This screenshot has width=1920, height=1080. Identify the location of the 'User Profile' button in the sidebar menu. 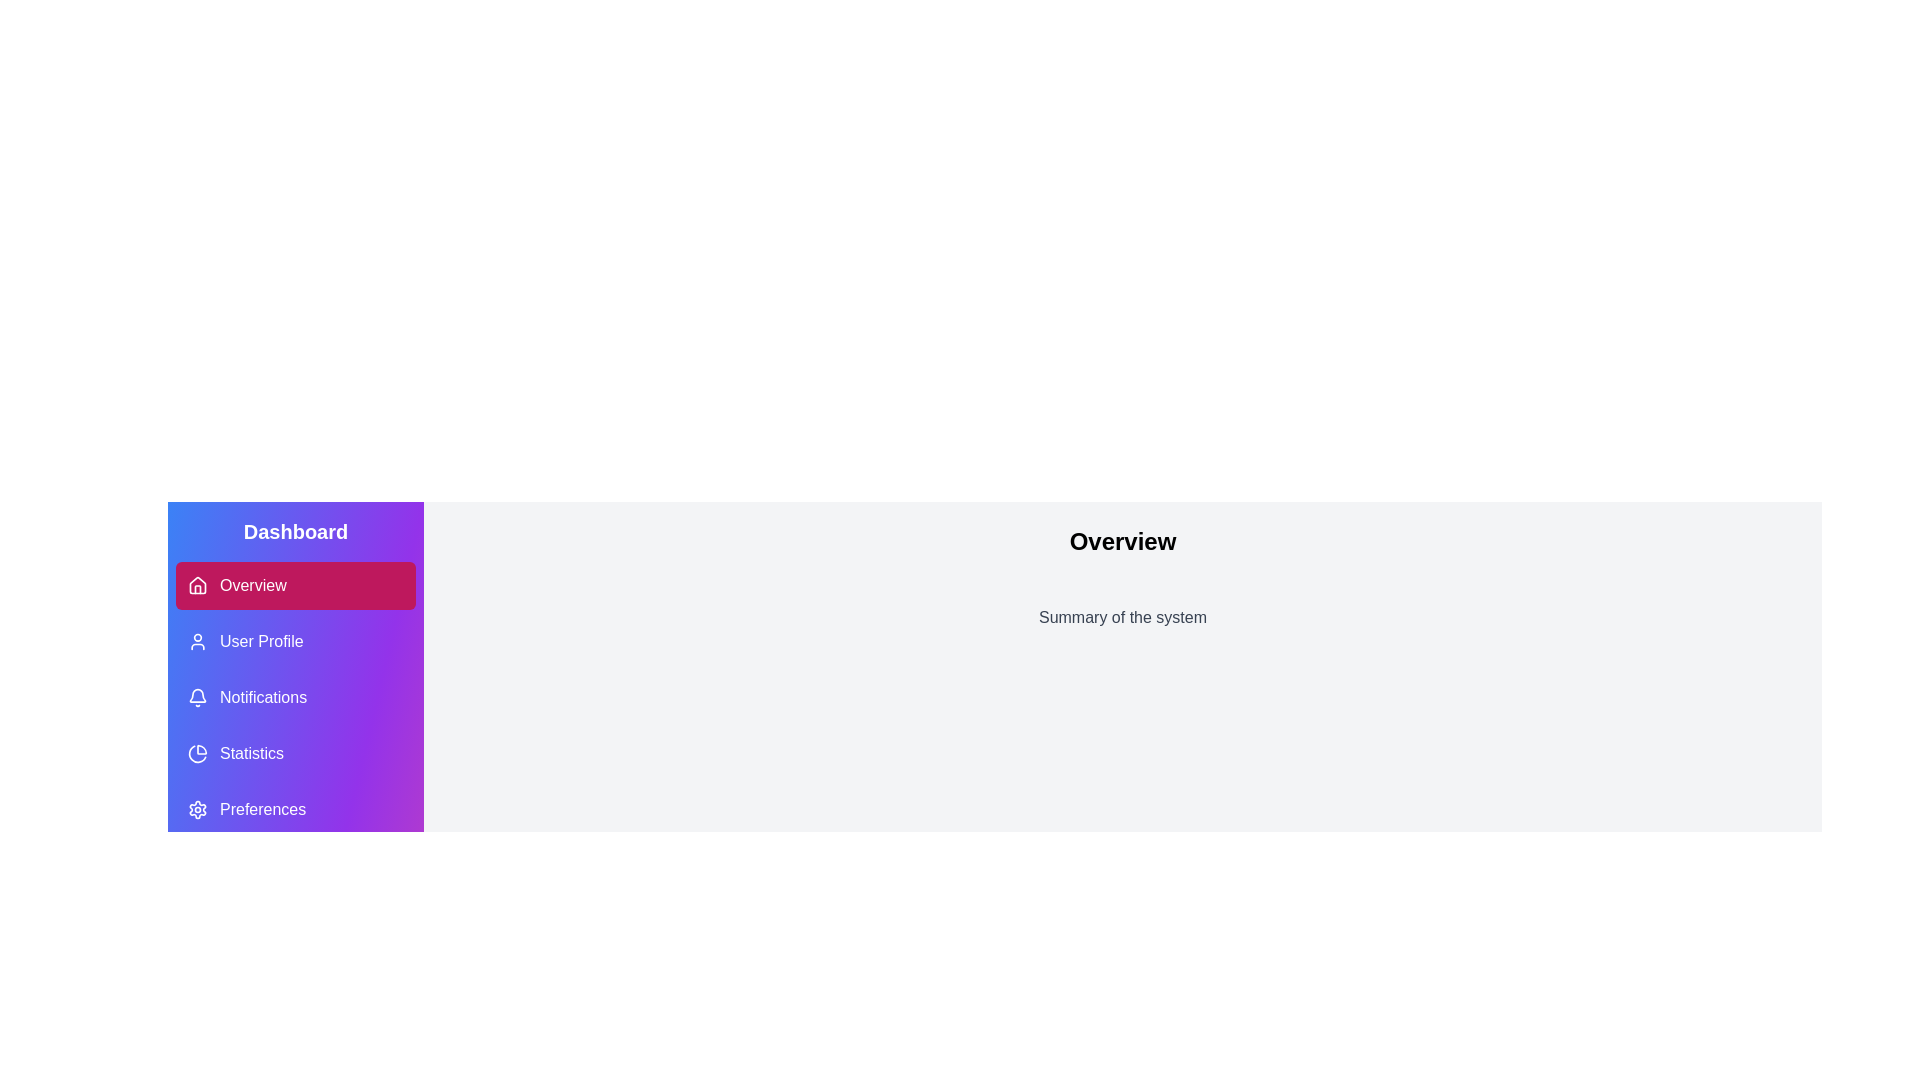
(295, 641).